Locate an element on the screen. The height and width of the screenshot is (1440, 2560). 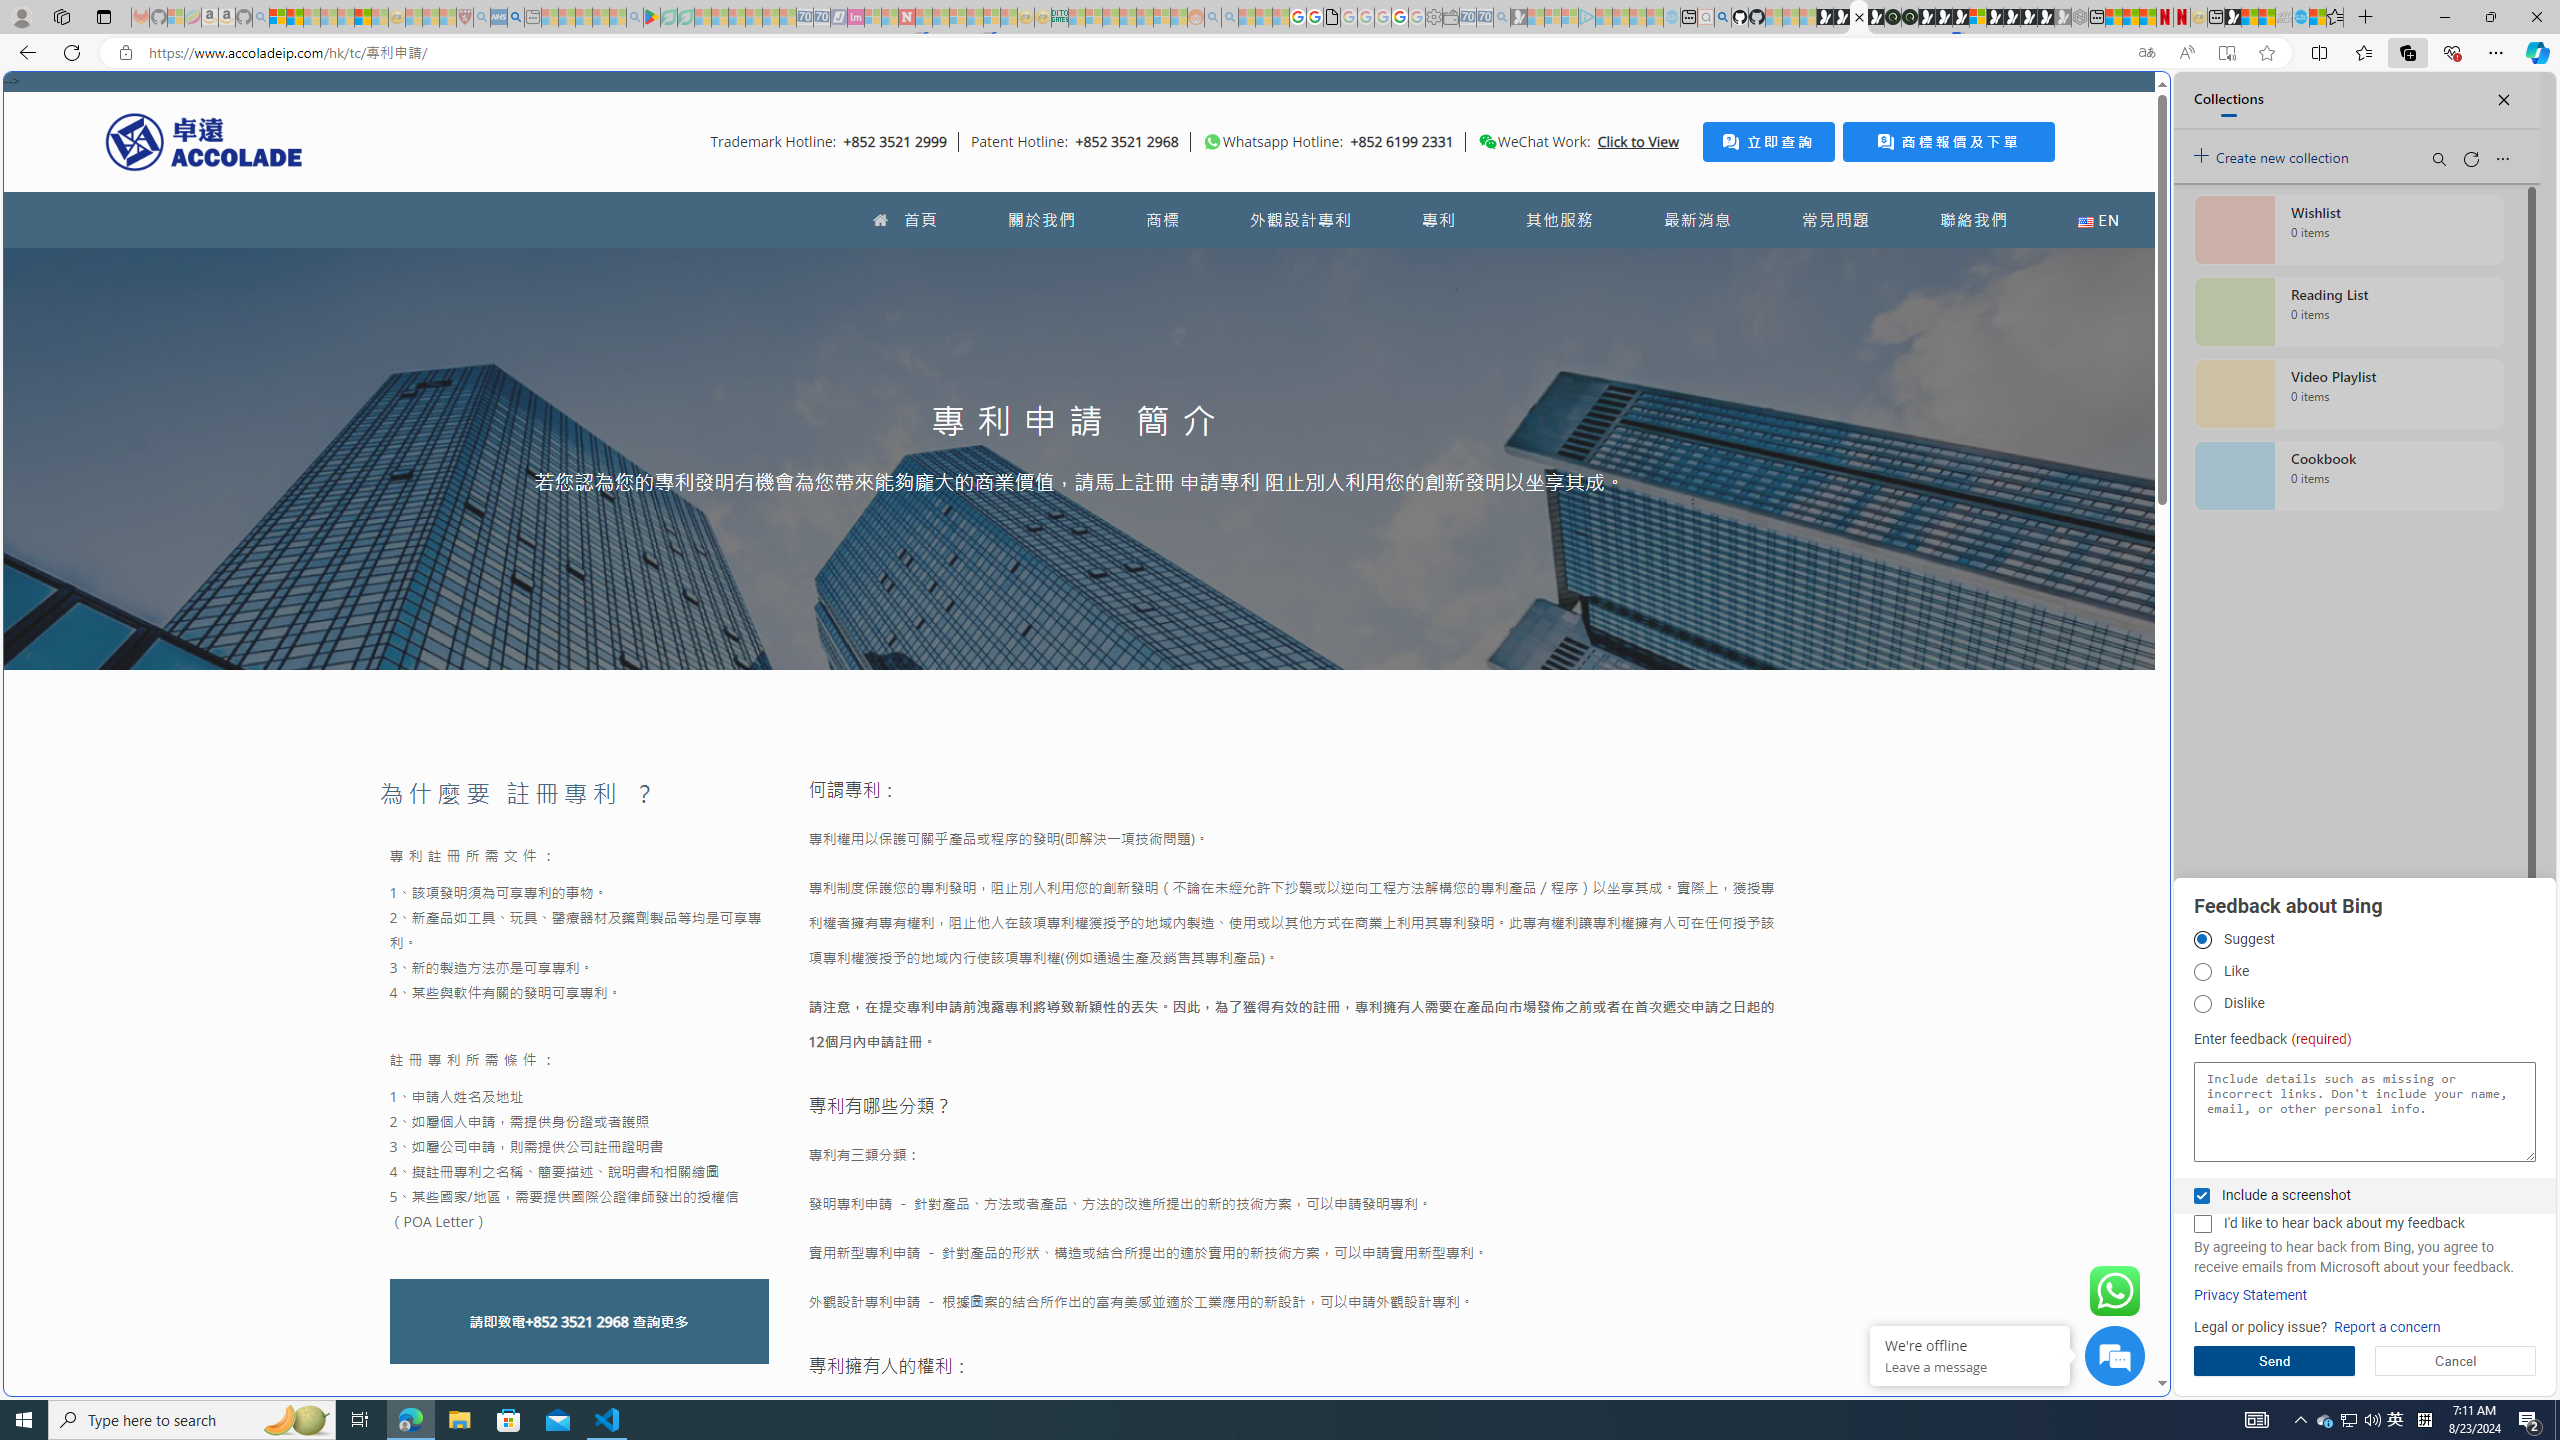
'Microsoft account | Privacy - Sleeping' is located at coordinates (1569, 16).